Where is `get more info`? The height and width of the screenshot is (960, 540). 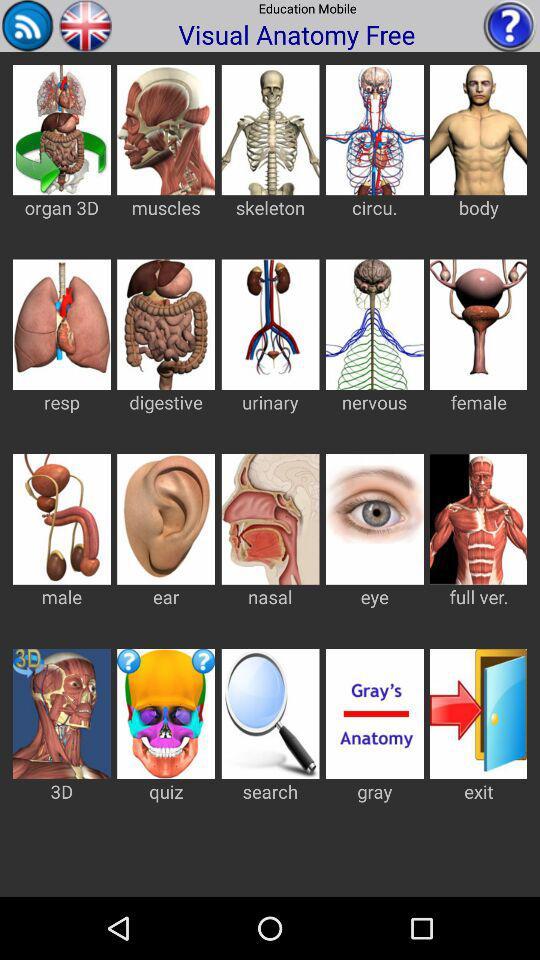
get more info is located at coordinates (509, 24).